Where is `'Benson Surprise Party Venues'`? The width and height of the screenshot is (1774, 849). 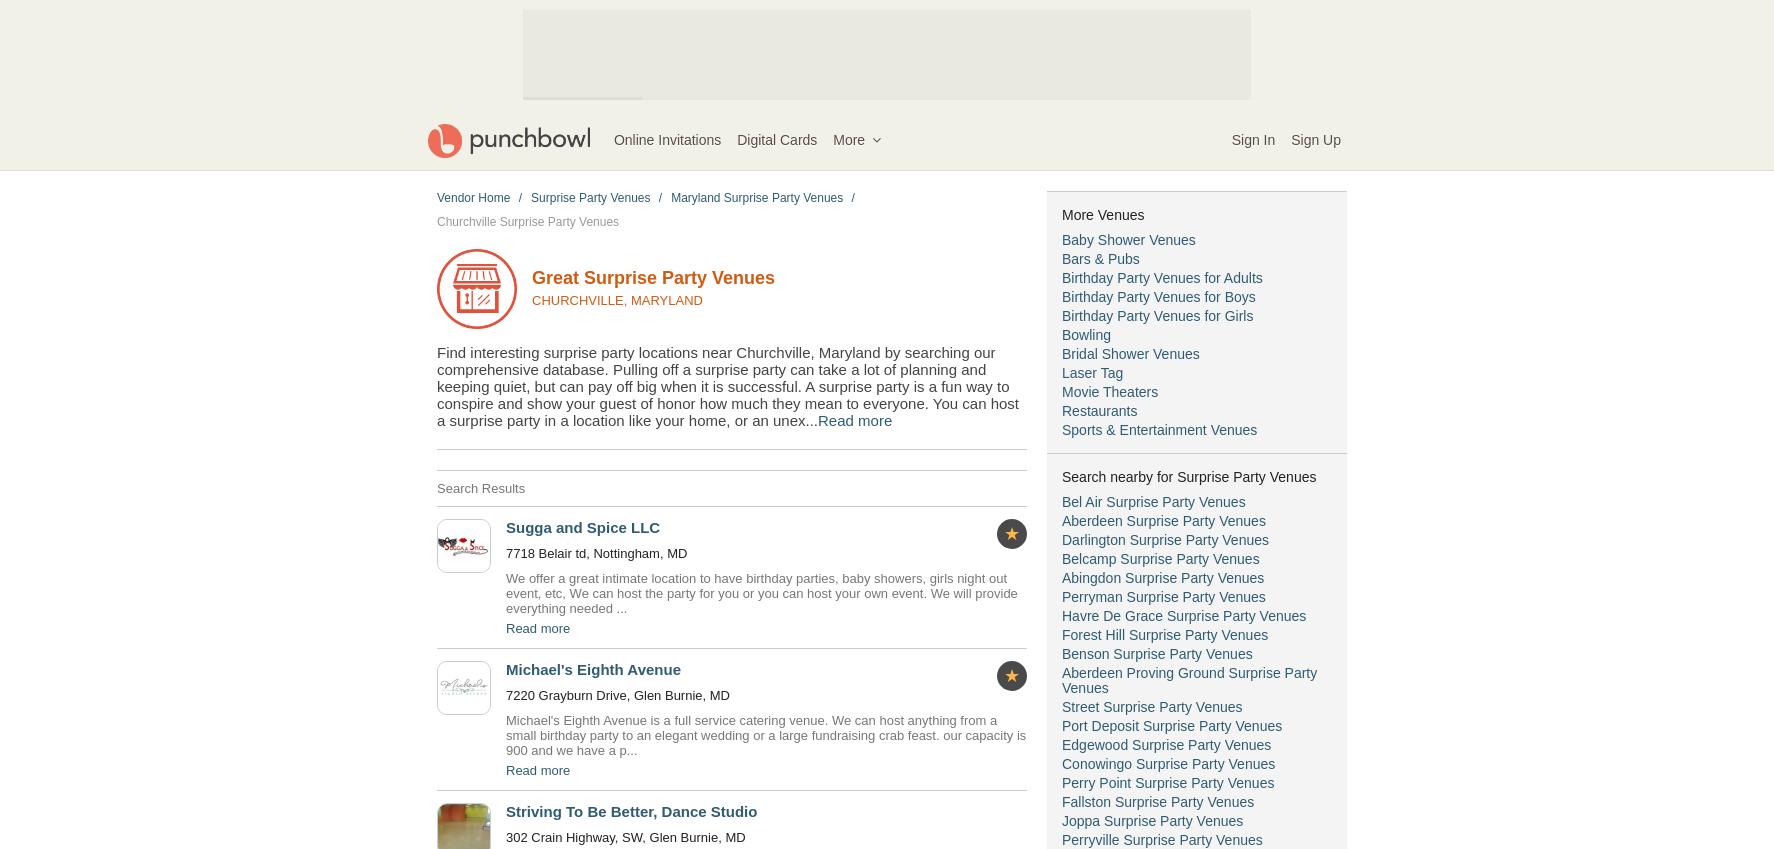 'Benson Surprise Party Venues' is located at coordinates (1157, 653).